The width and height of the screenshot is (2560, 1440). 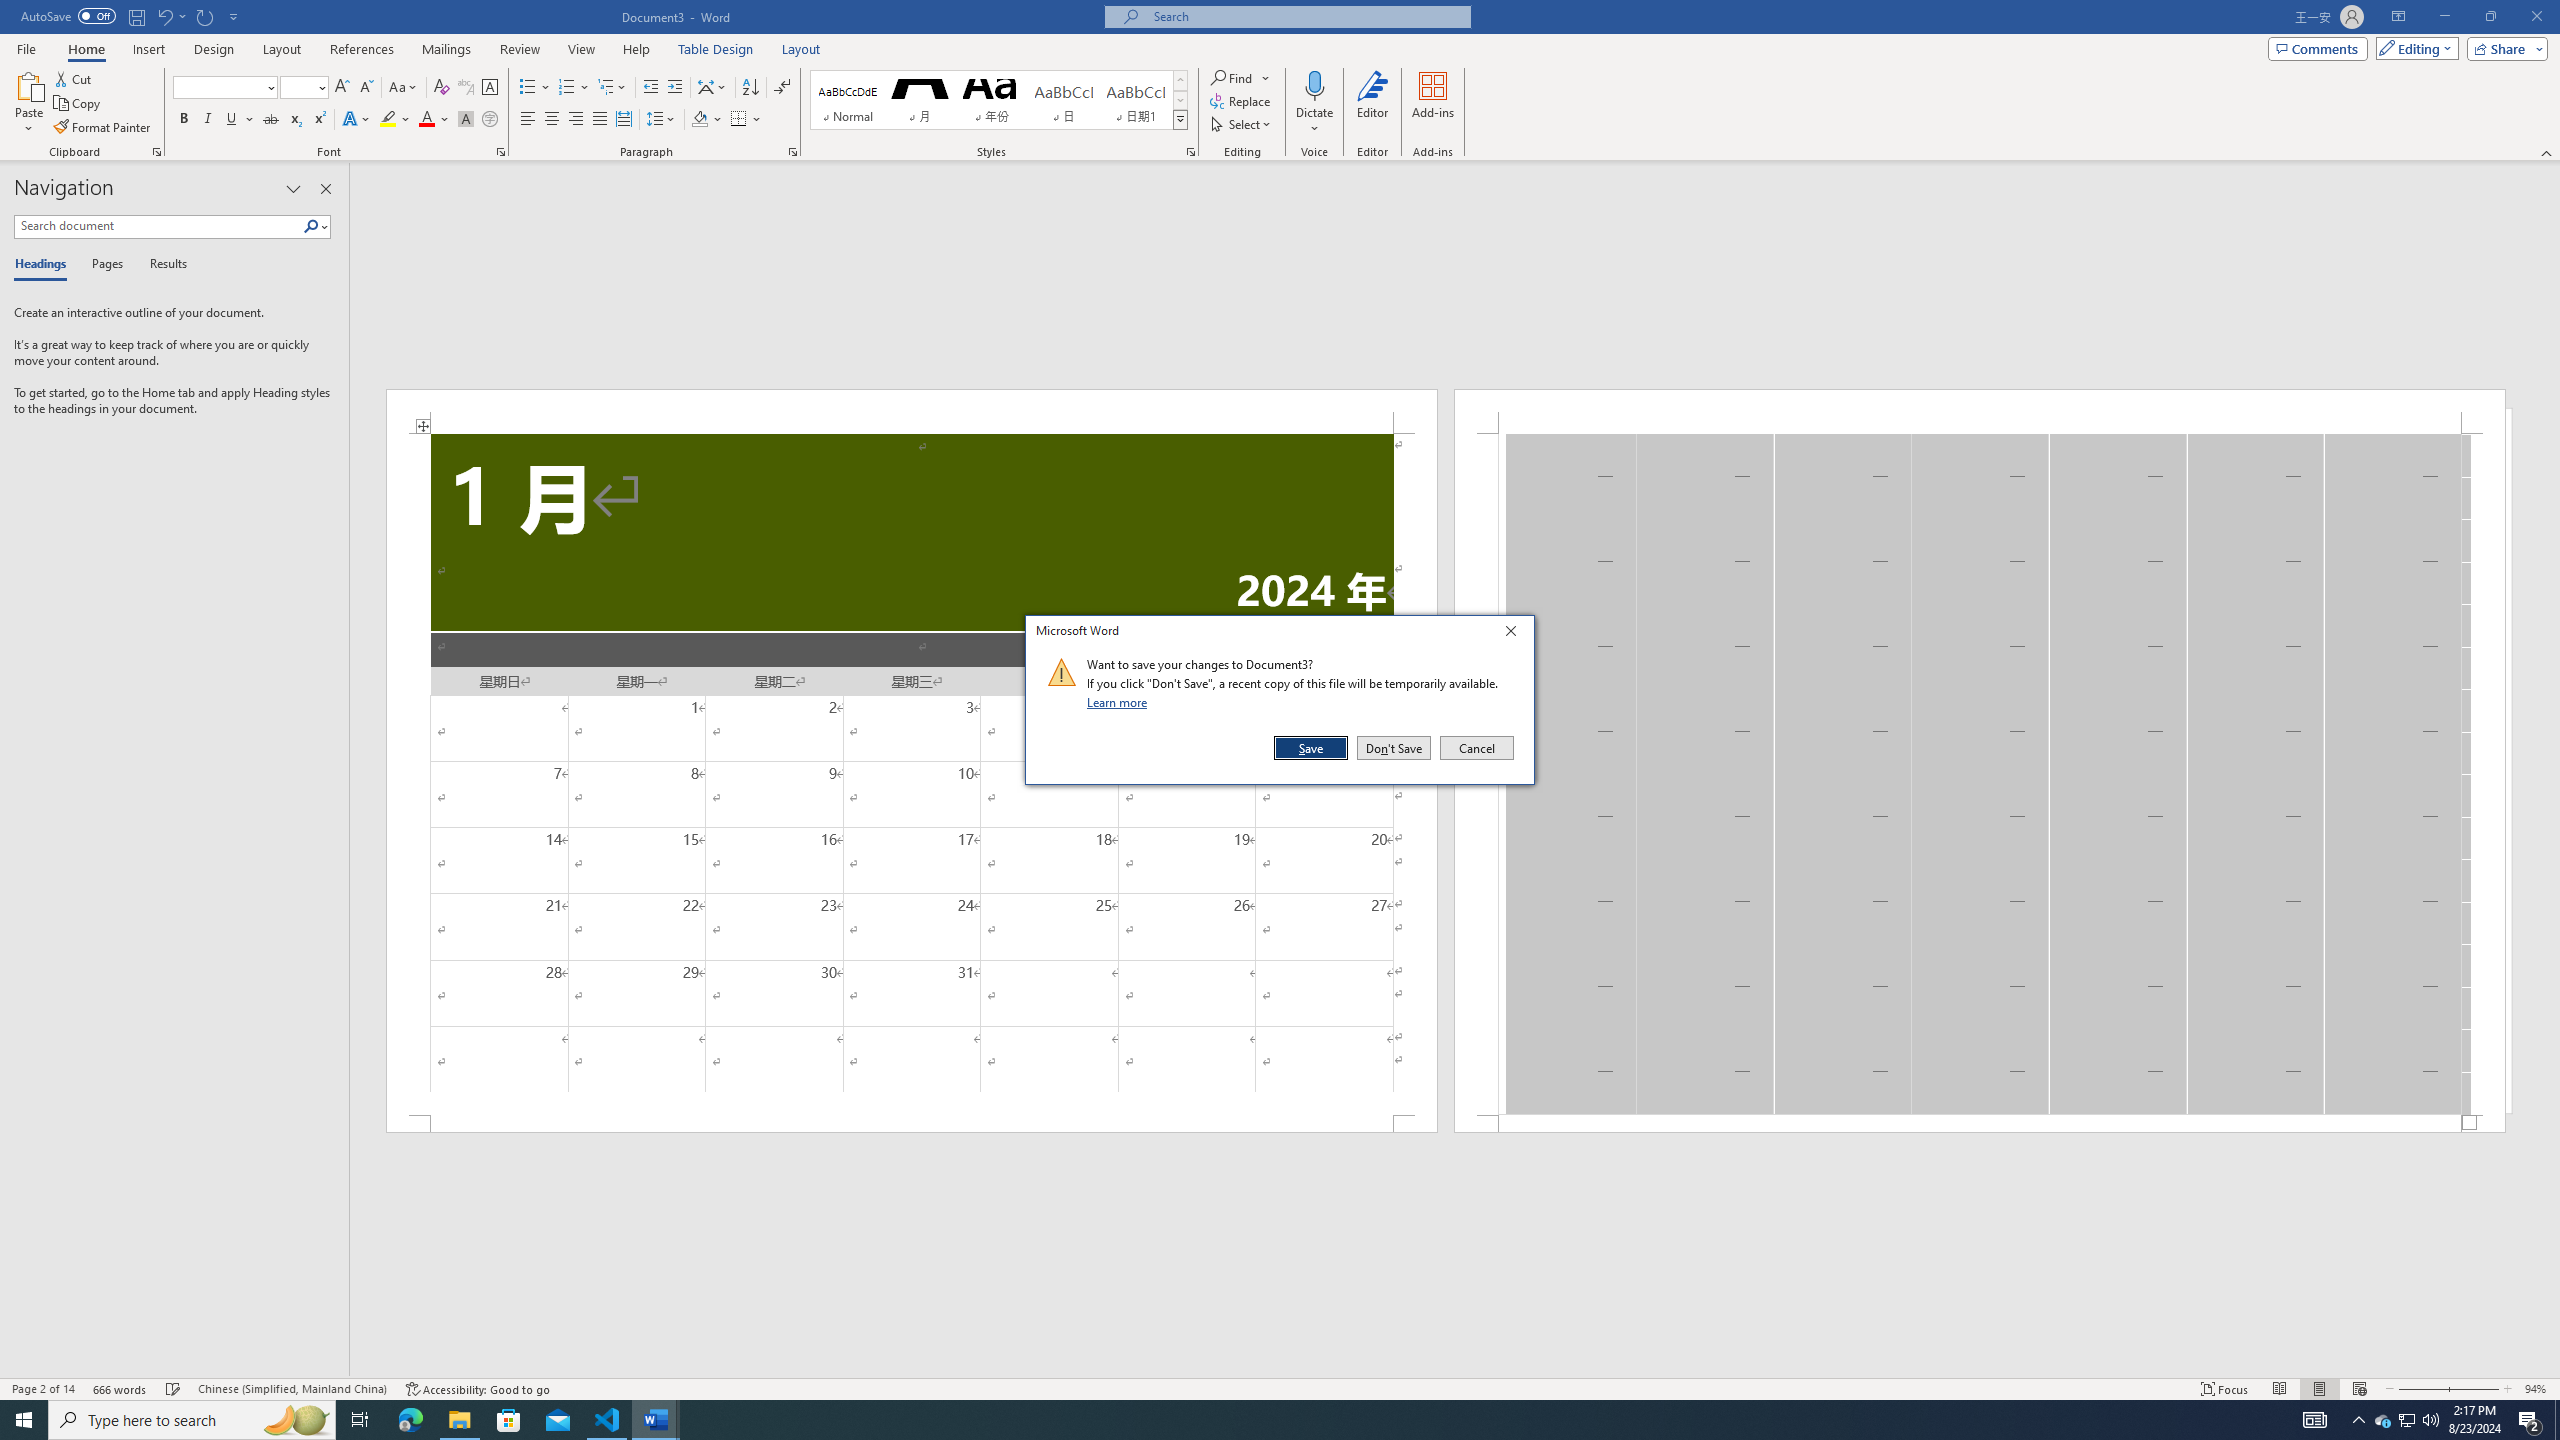 What do you see at coordinates (489, 87) in the screenshot?
I see `'Character Border'` at bounding box center [489, 87].